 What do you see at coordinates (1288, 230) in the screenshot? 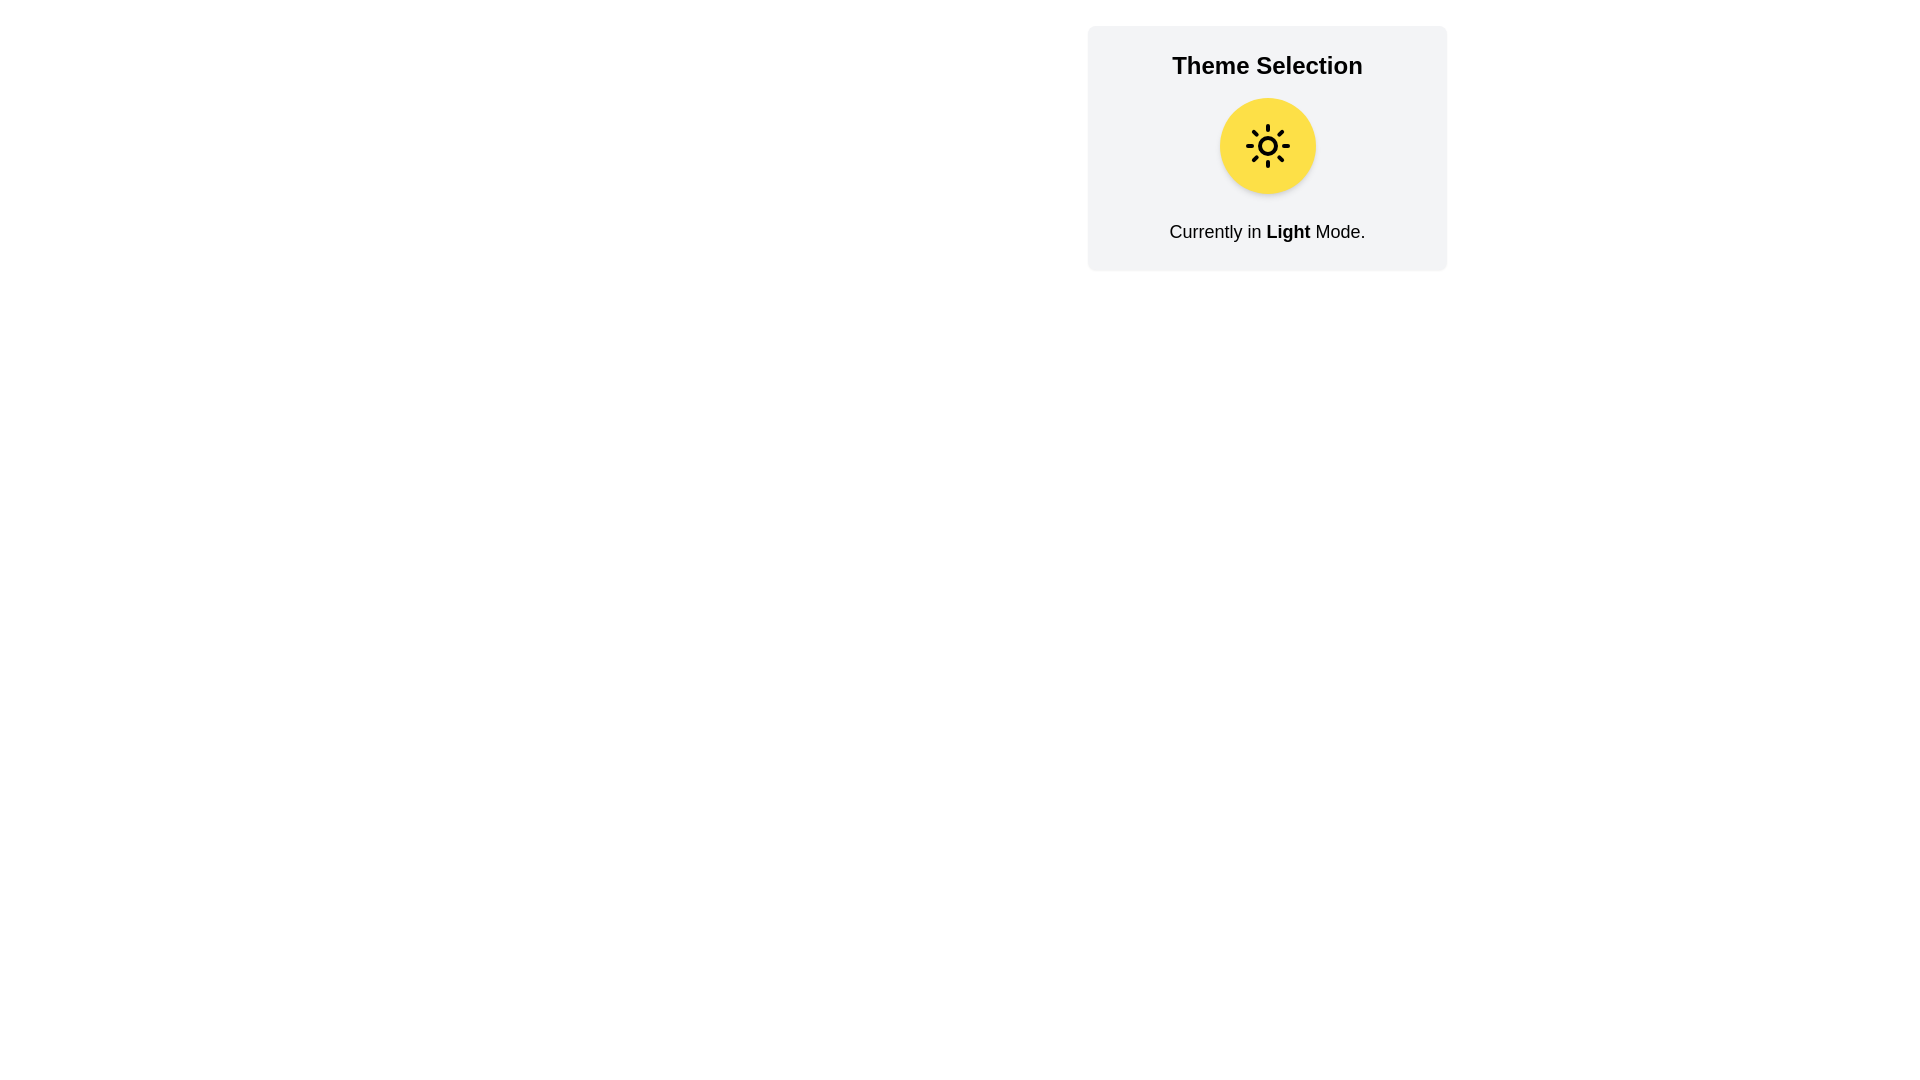
I see `text label that indicates the current theme mode, specifically the word 'Light' from the text 'Currently in Light Mode.'` at bounding box center [1288, 230].